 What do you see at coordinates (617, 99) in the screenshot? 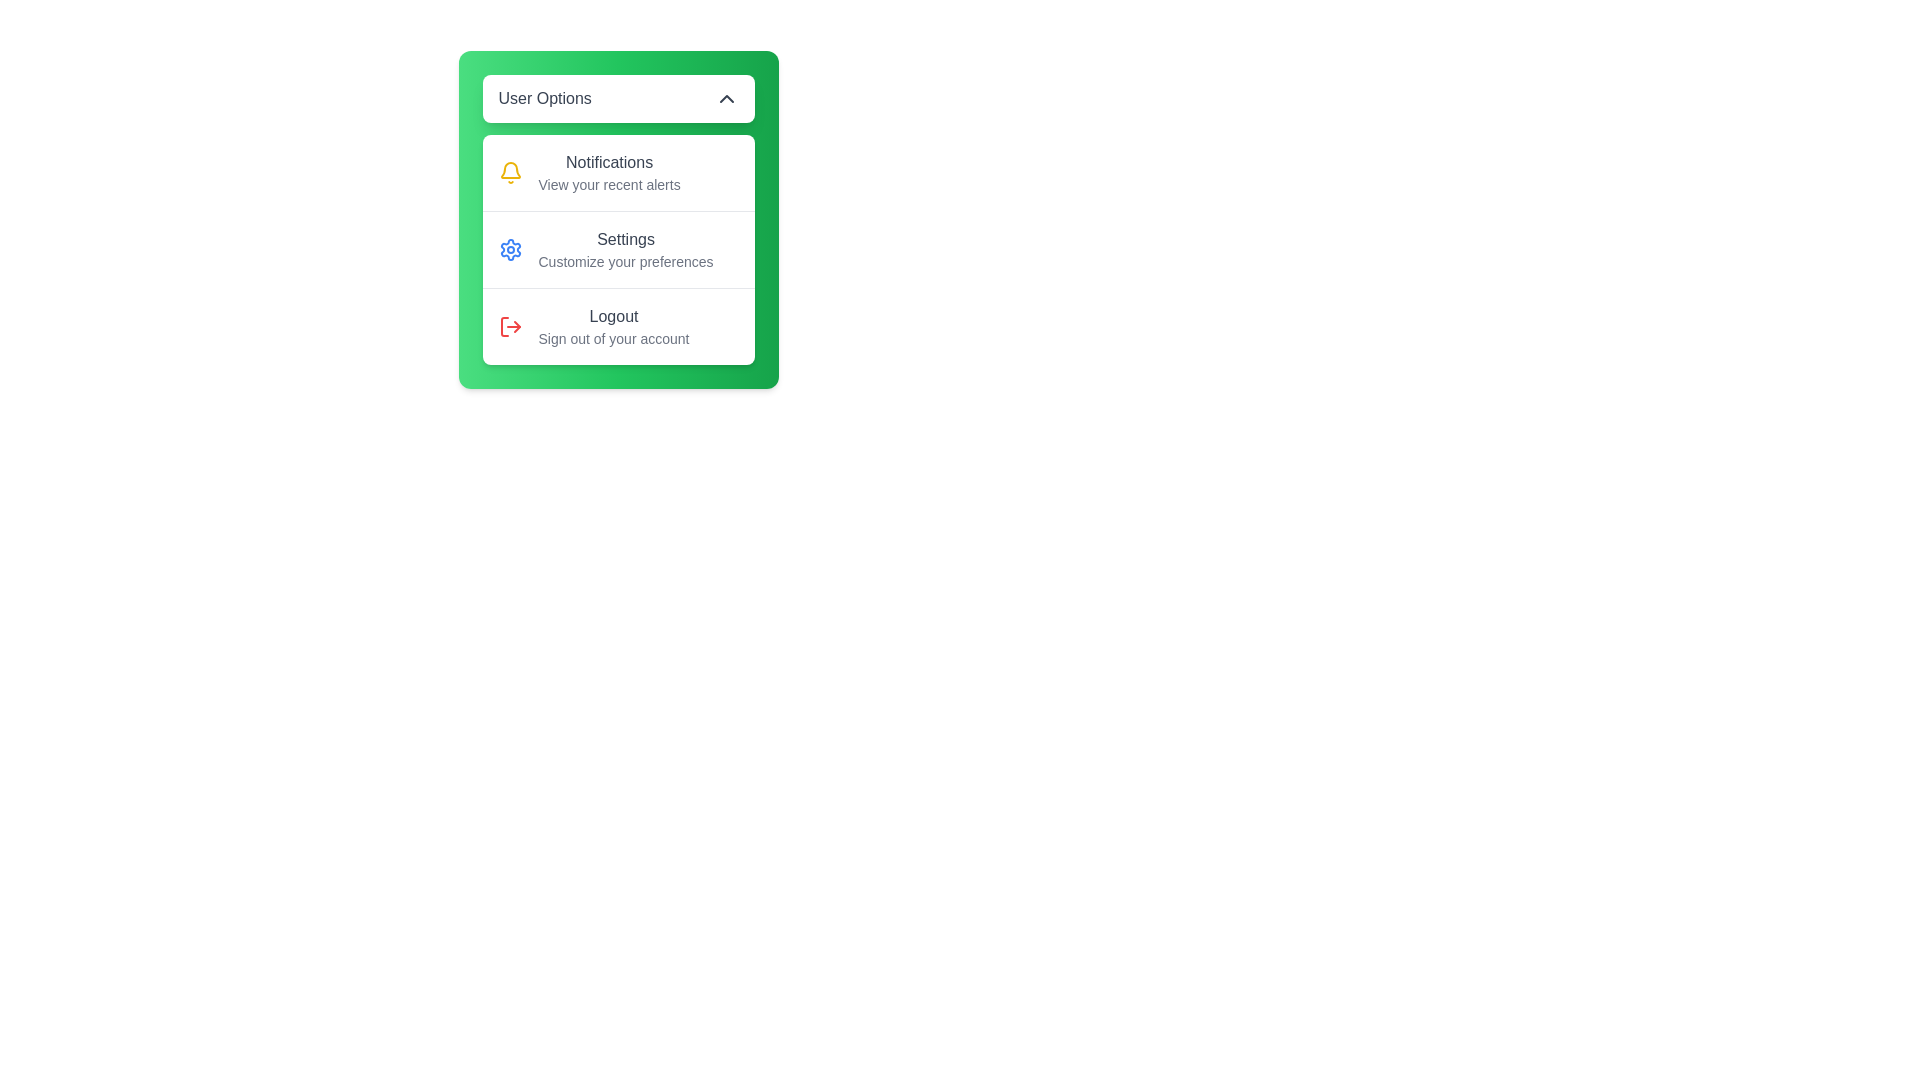
I see `the Dropdown toggle button located at the top of the green rounded rectangle` at bounding box center [617, 99].